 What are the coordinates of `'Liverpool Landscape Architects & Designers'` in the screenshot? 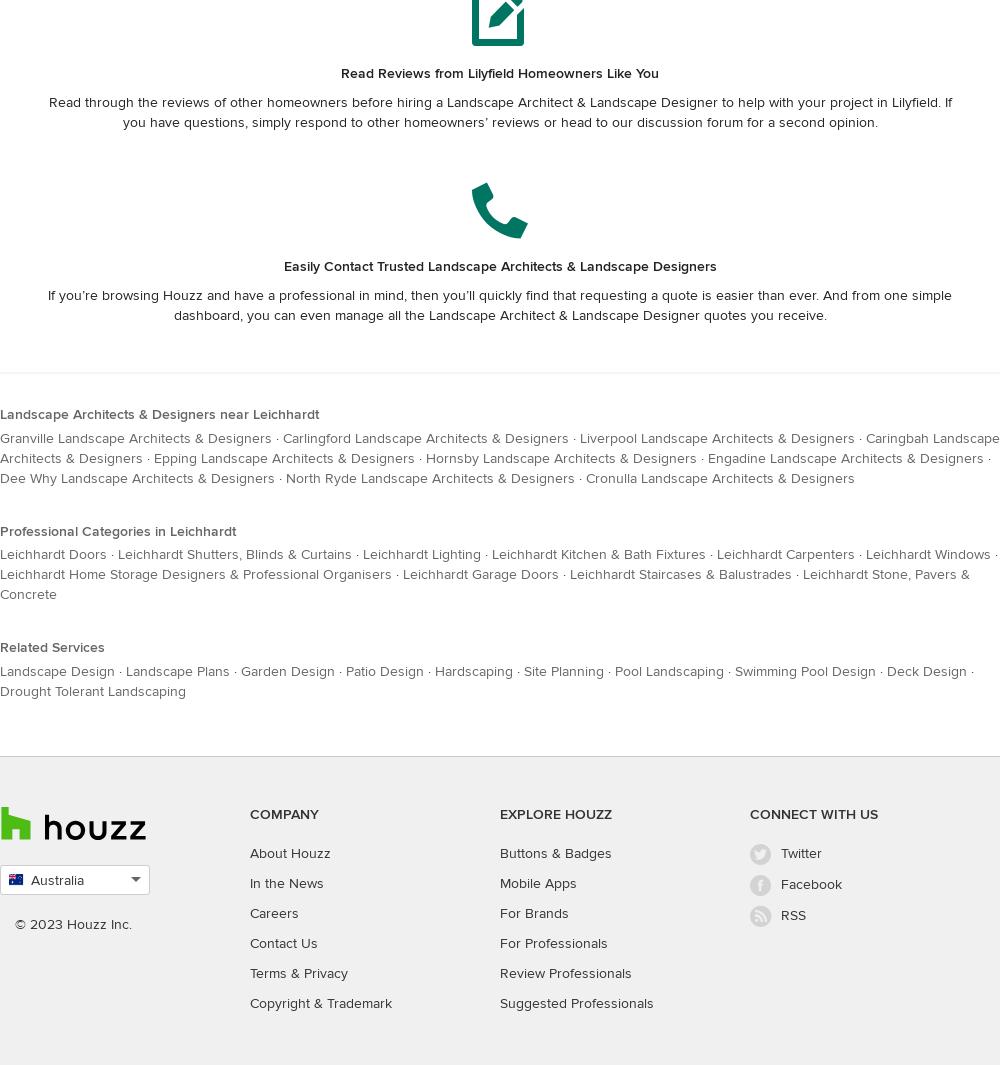 It's located at (716, 436).